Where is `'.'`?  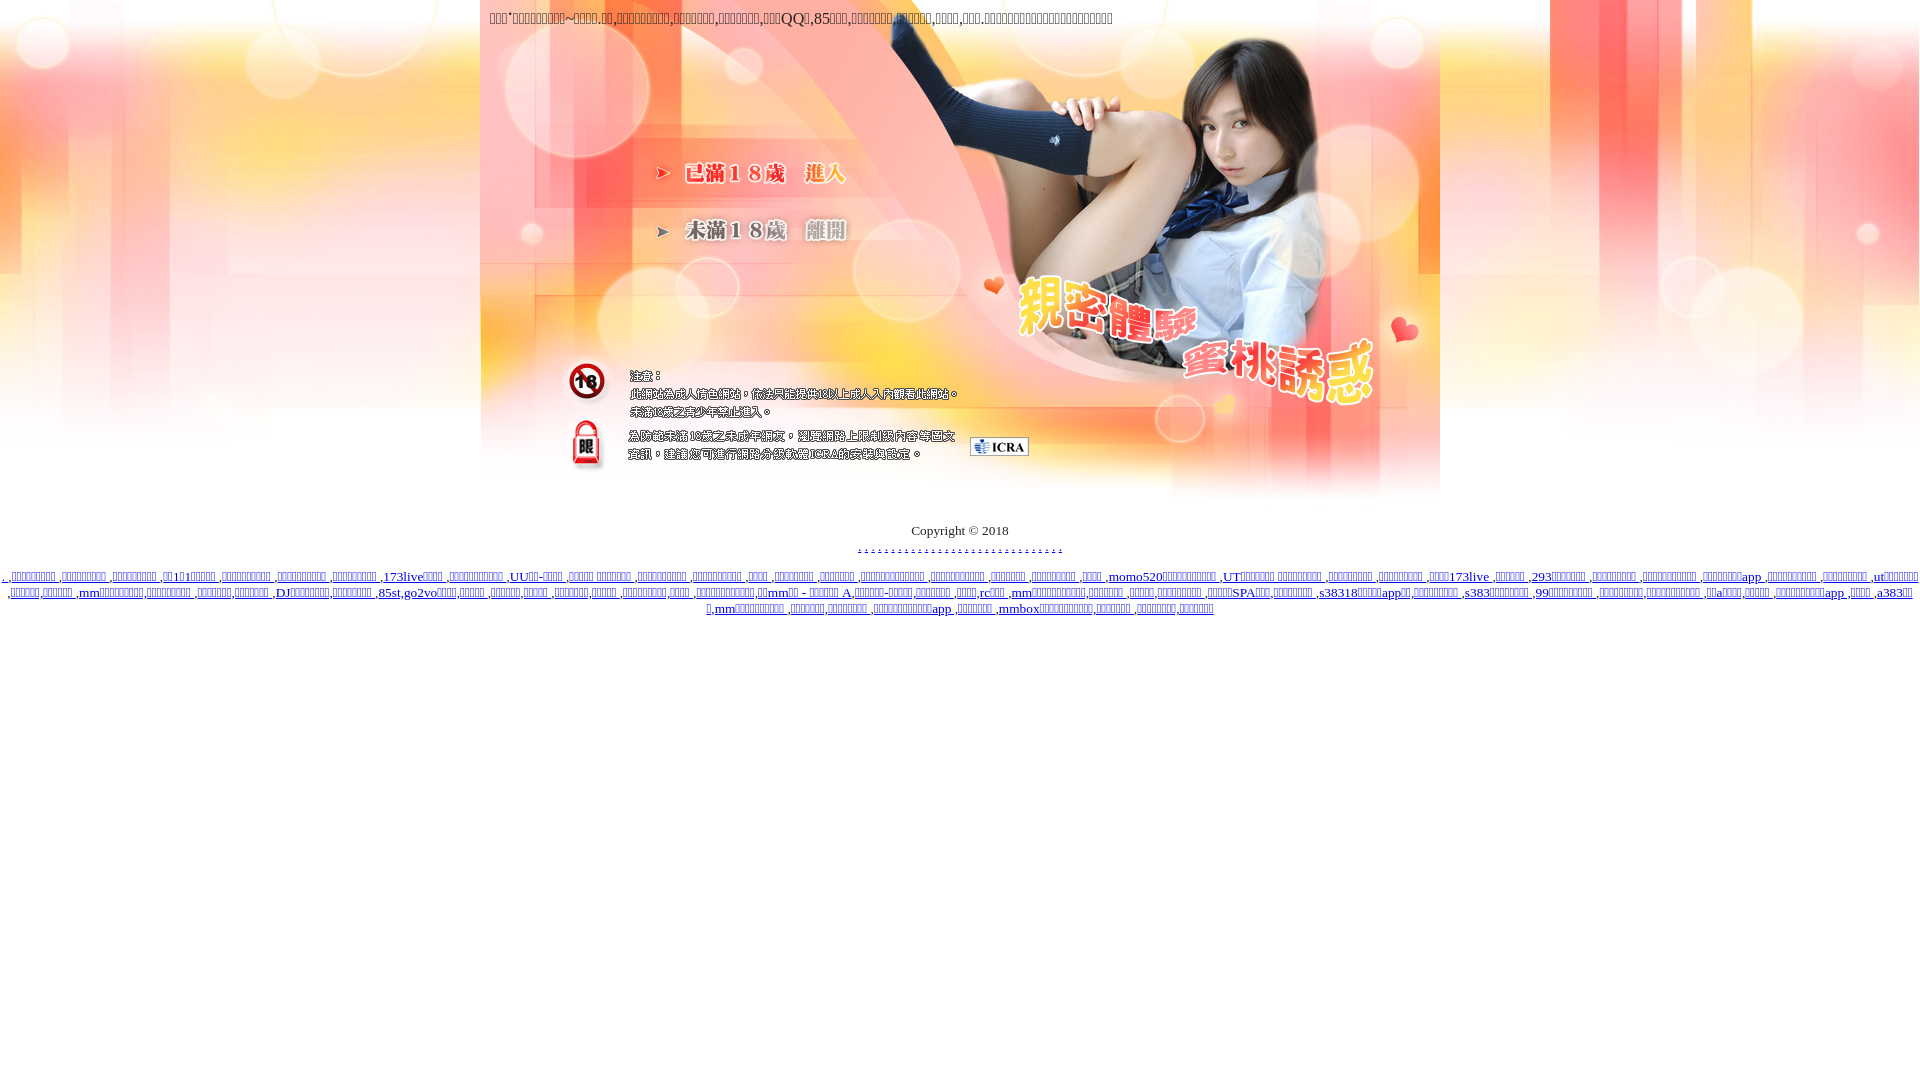
'.' is located at coordinates (932, 546).